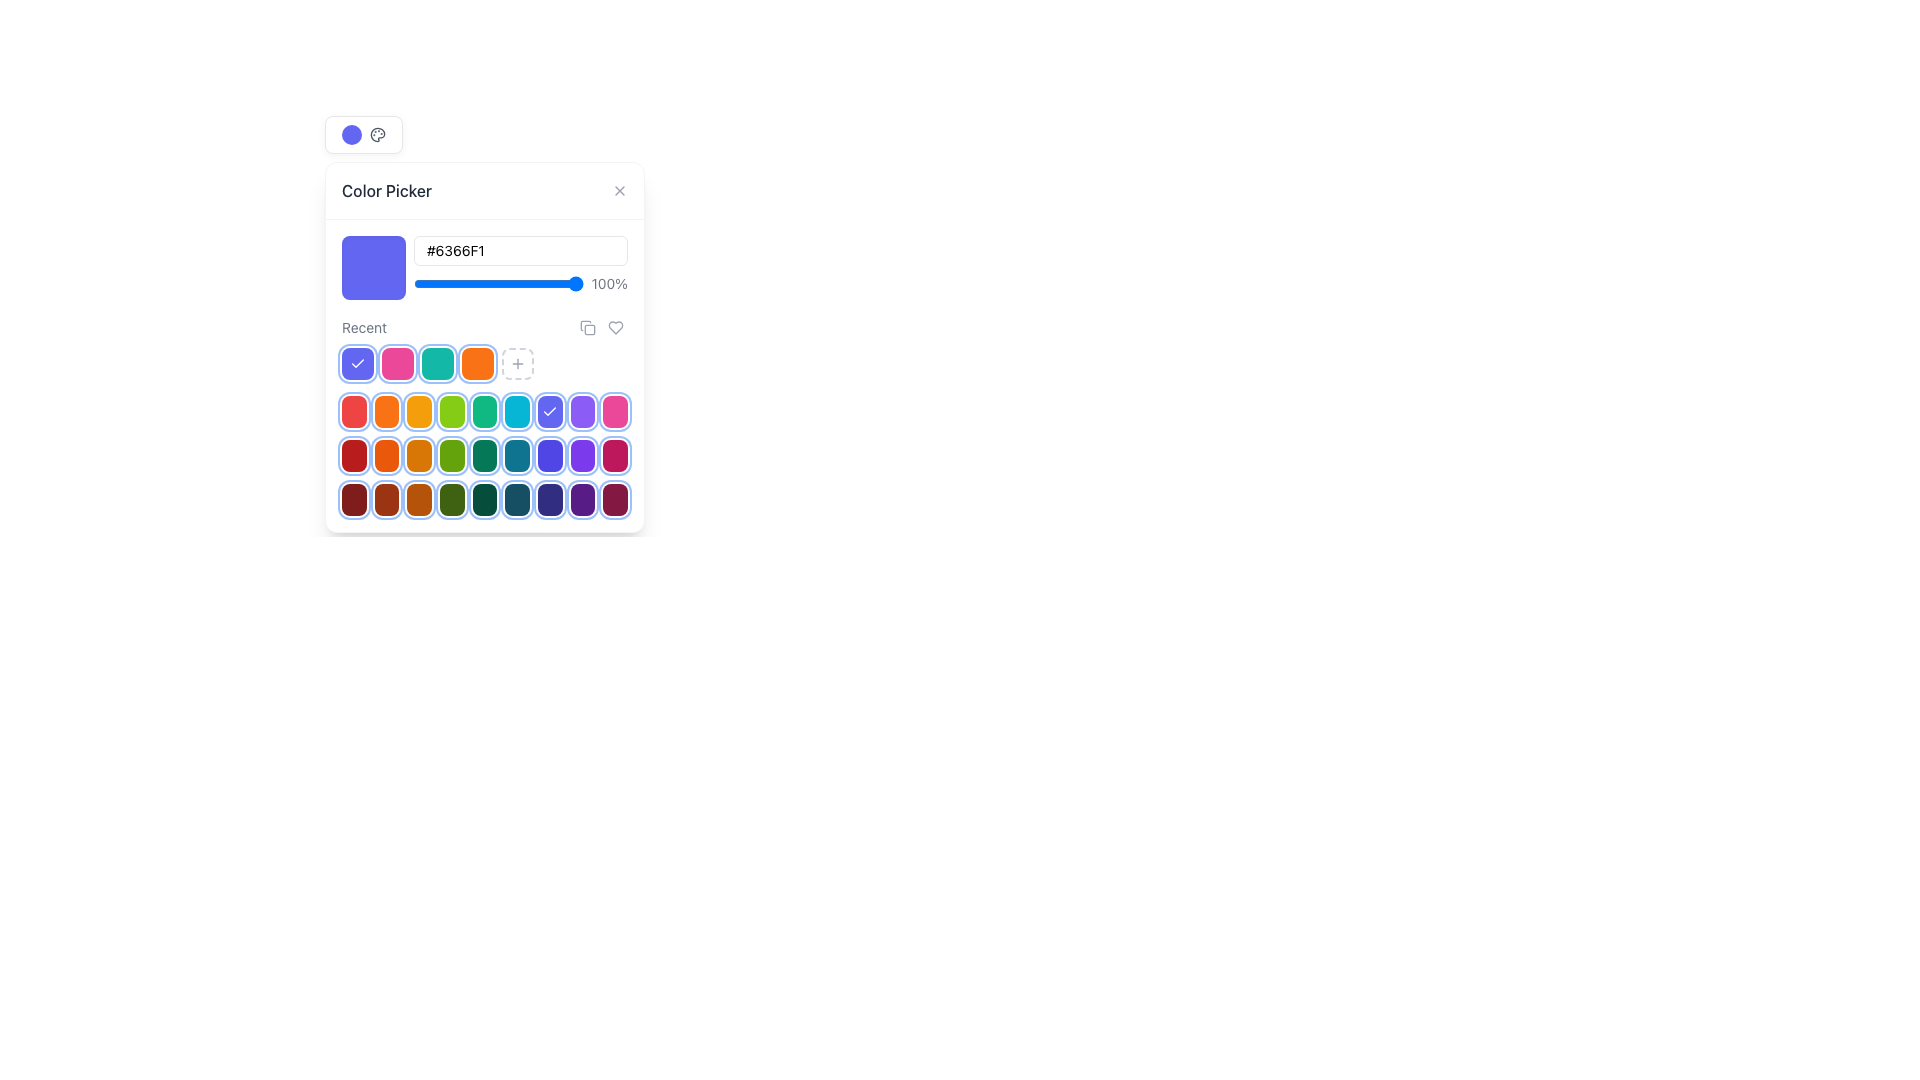 The image size is (1920, 1080). Describe the element at coordinates (484, 346) in the screenshot. I see `the third color selection square in the Color Picker interface` at that location.